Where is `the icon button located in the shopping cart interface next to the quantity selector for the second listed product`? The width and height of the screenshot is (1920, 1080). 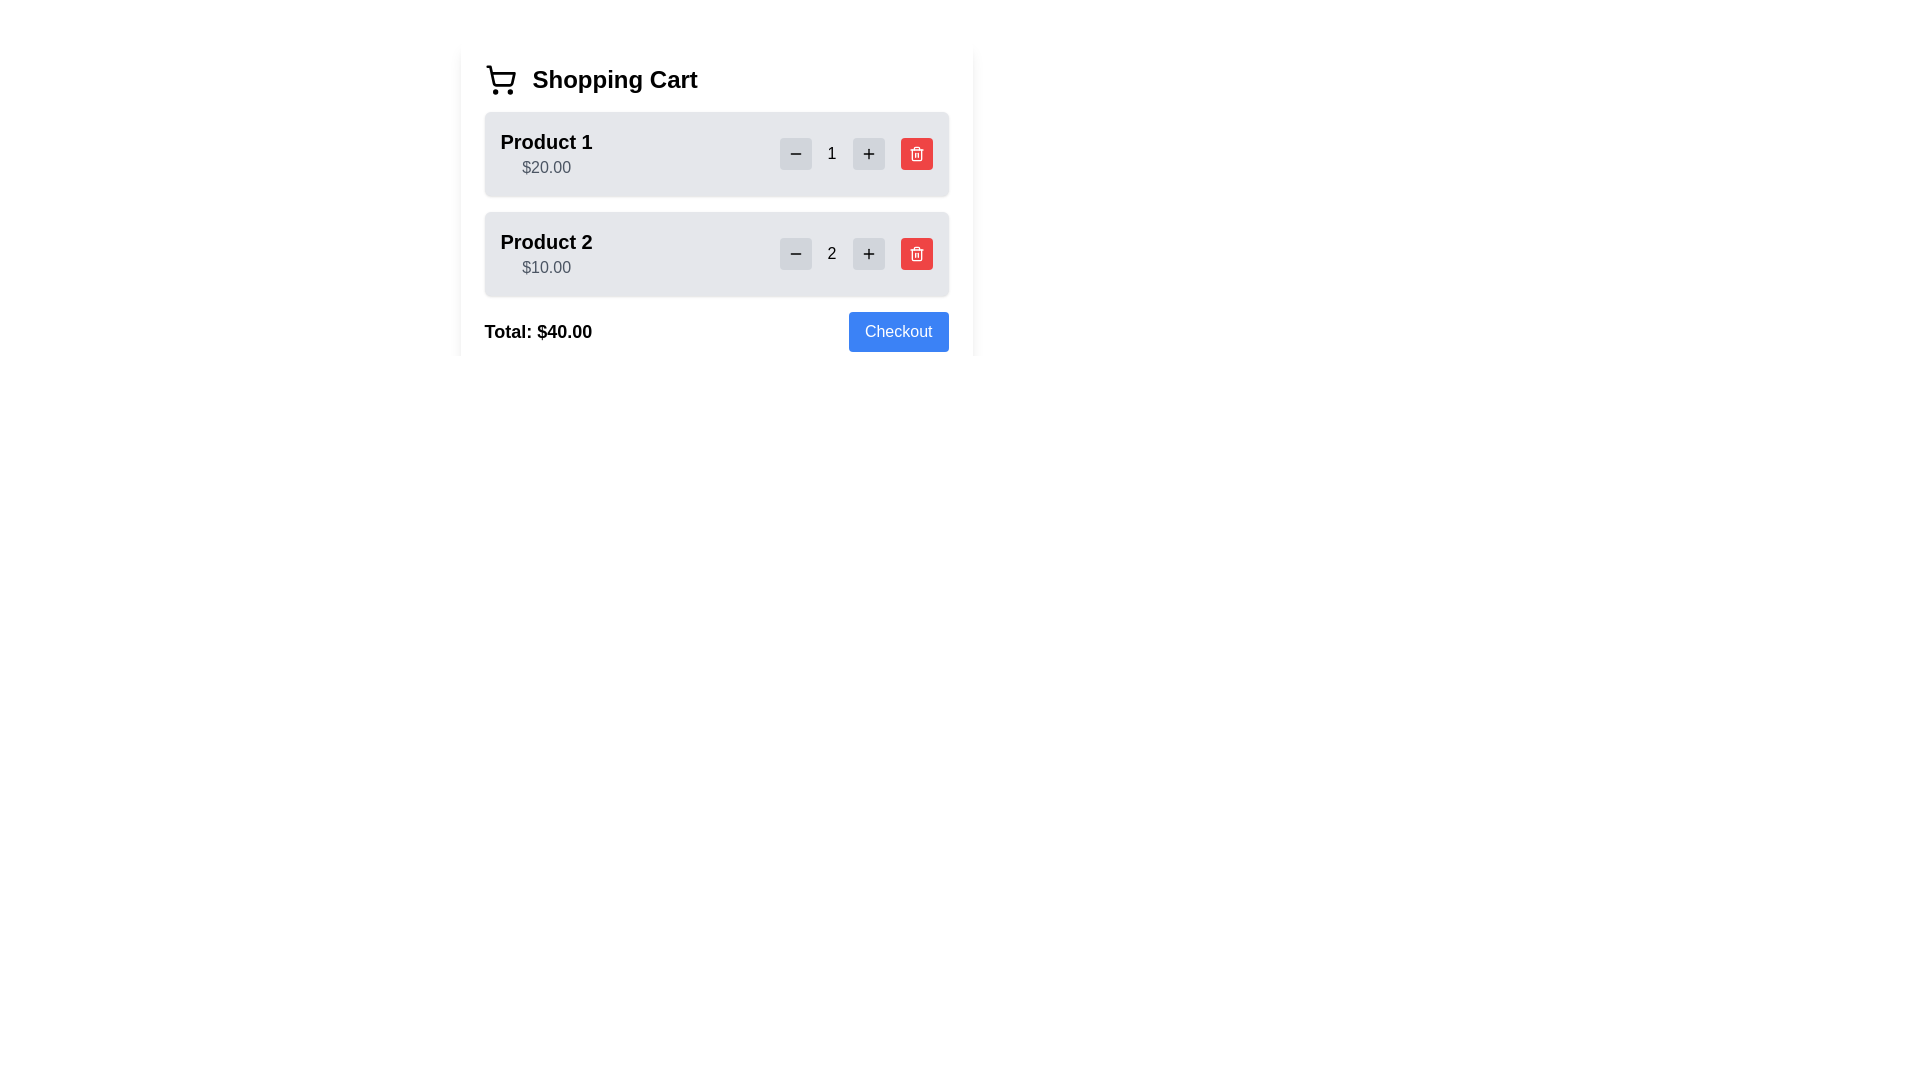
the icon button located in the shopping cart interface next to the quantity selector for the second listed product is located at coordinates (915, 153).